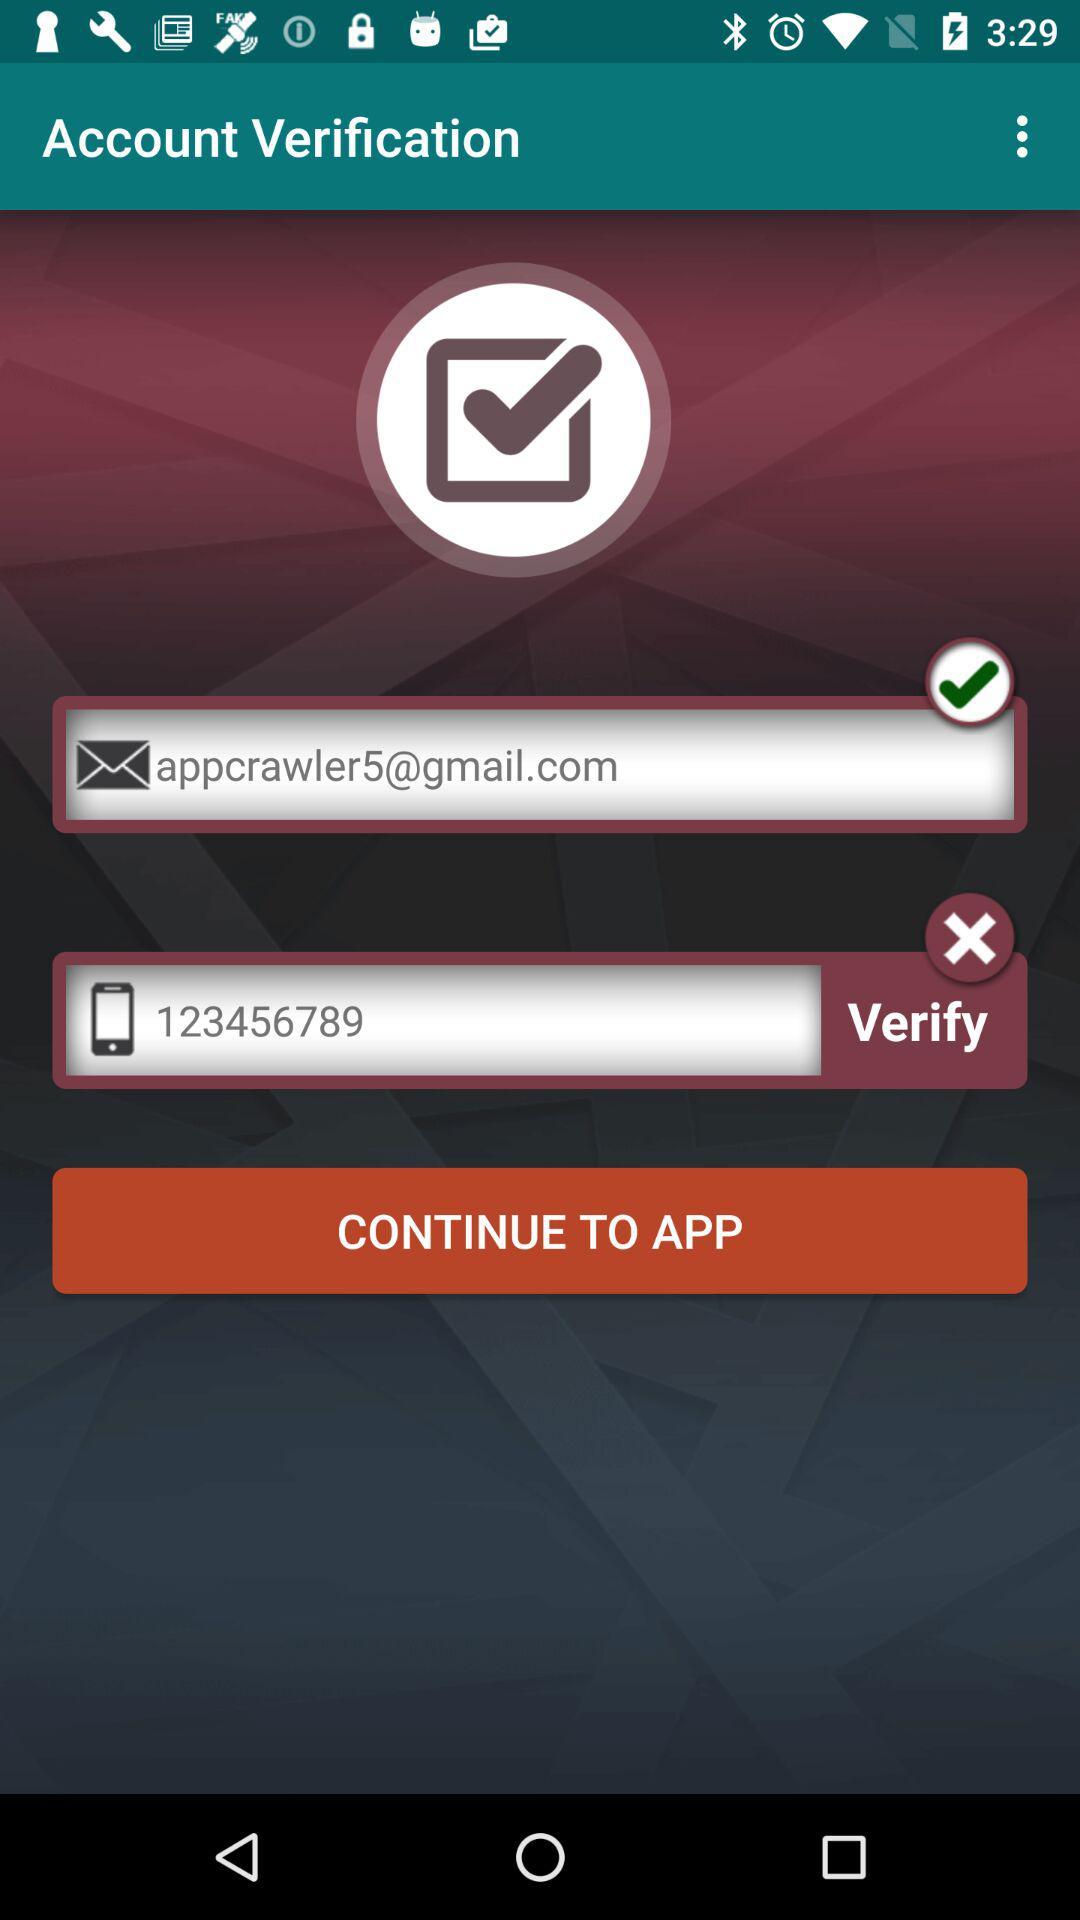 Image resolution: width=1080 pixels, height=1920 pixels. I want to click on icon to the right of account verification app, so click(1027, 135).